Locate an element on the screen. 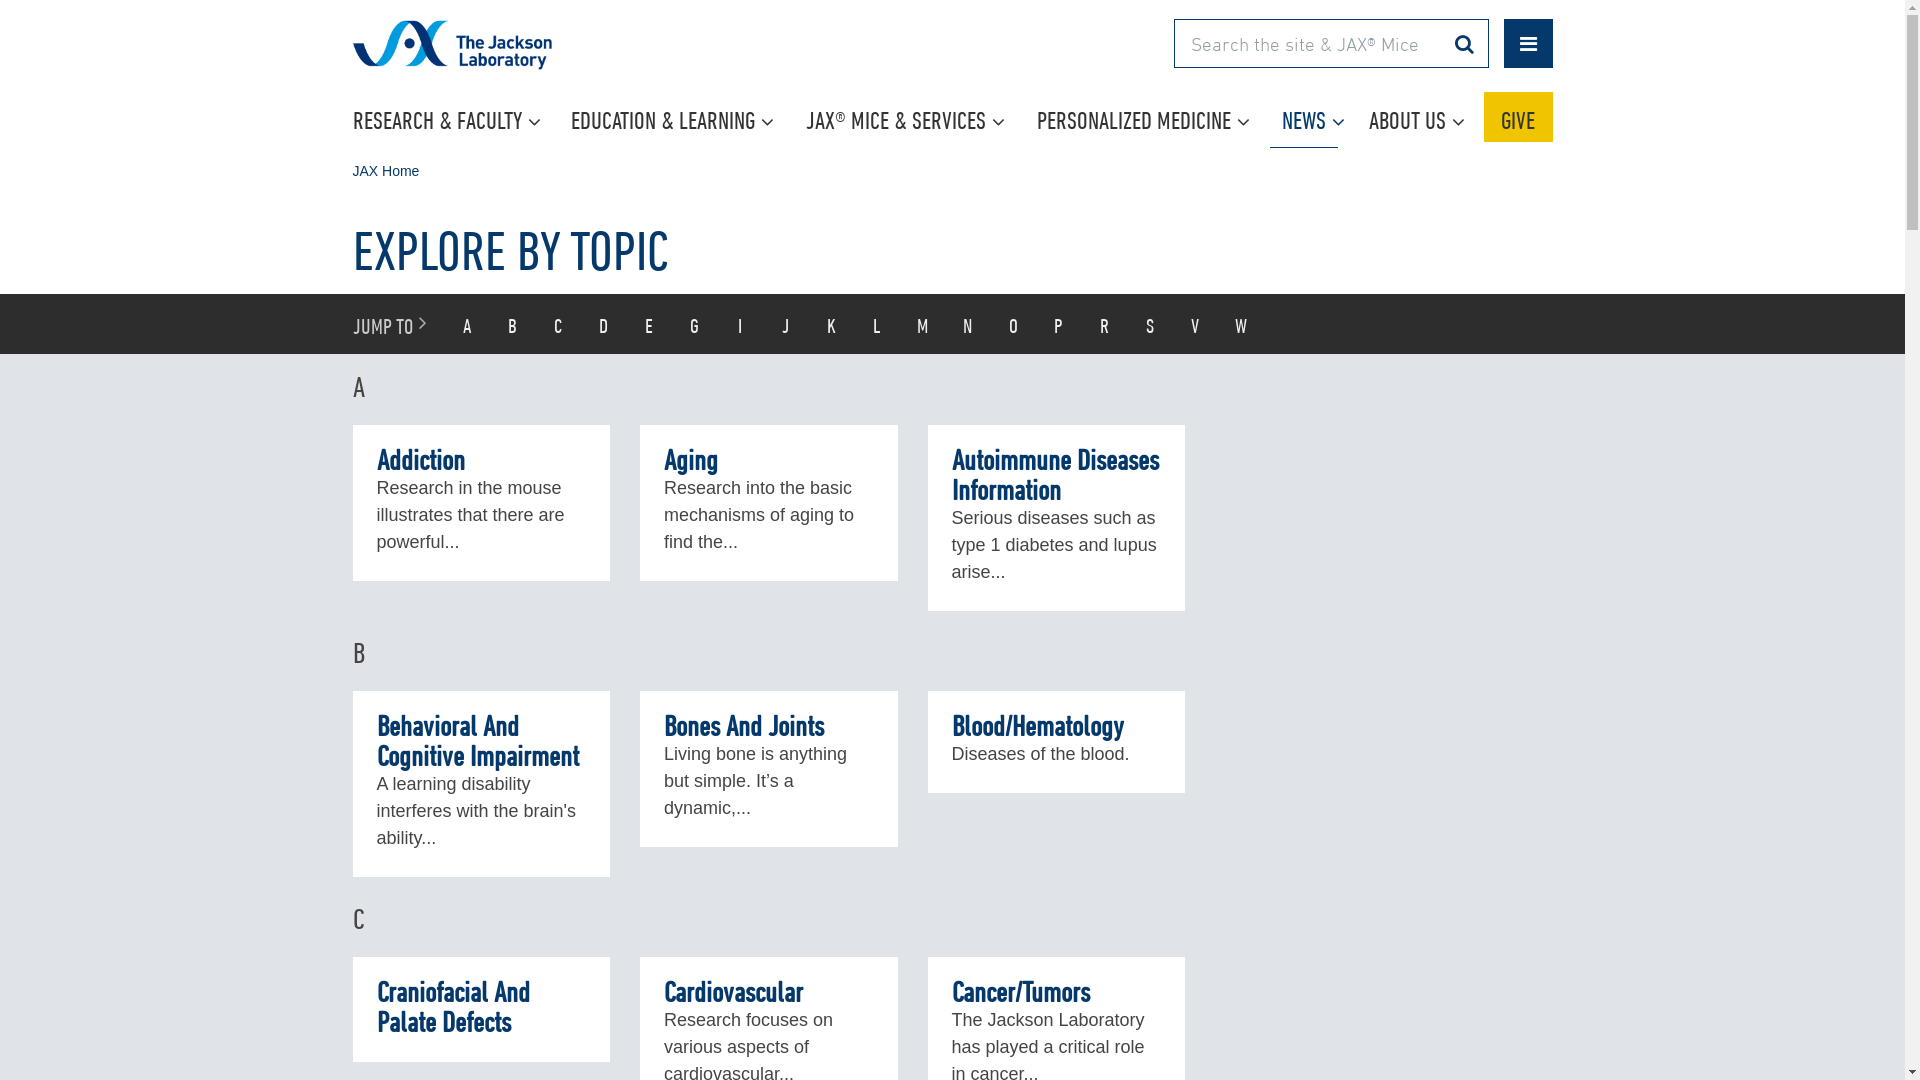  'G' is located at coordinates (695, 323).